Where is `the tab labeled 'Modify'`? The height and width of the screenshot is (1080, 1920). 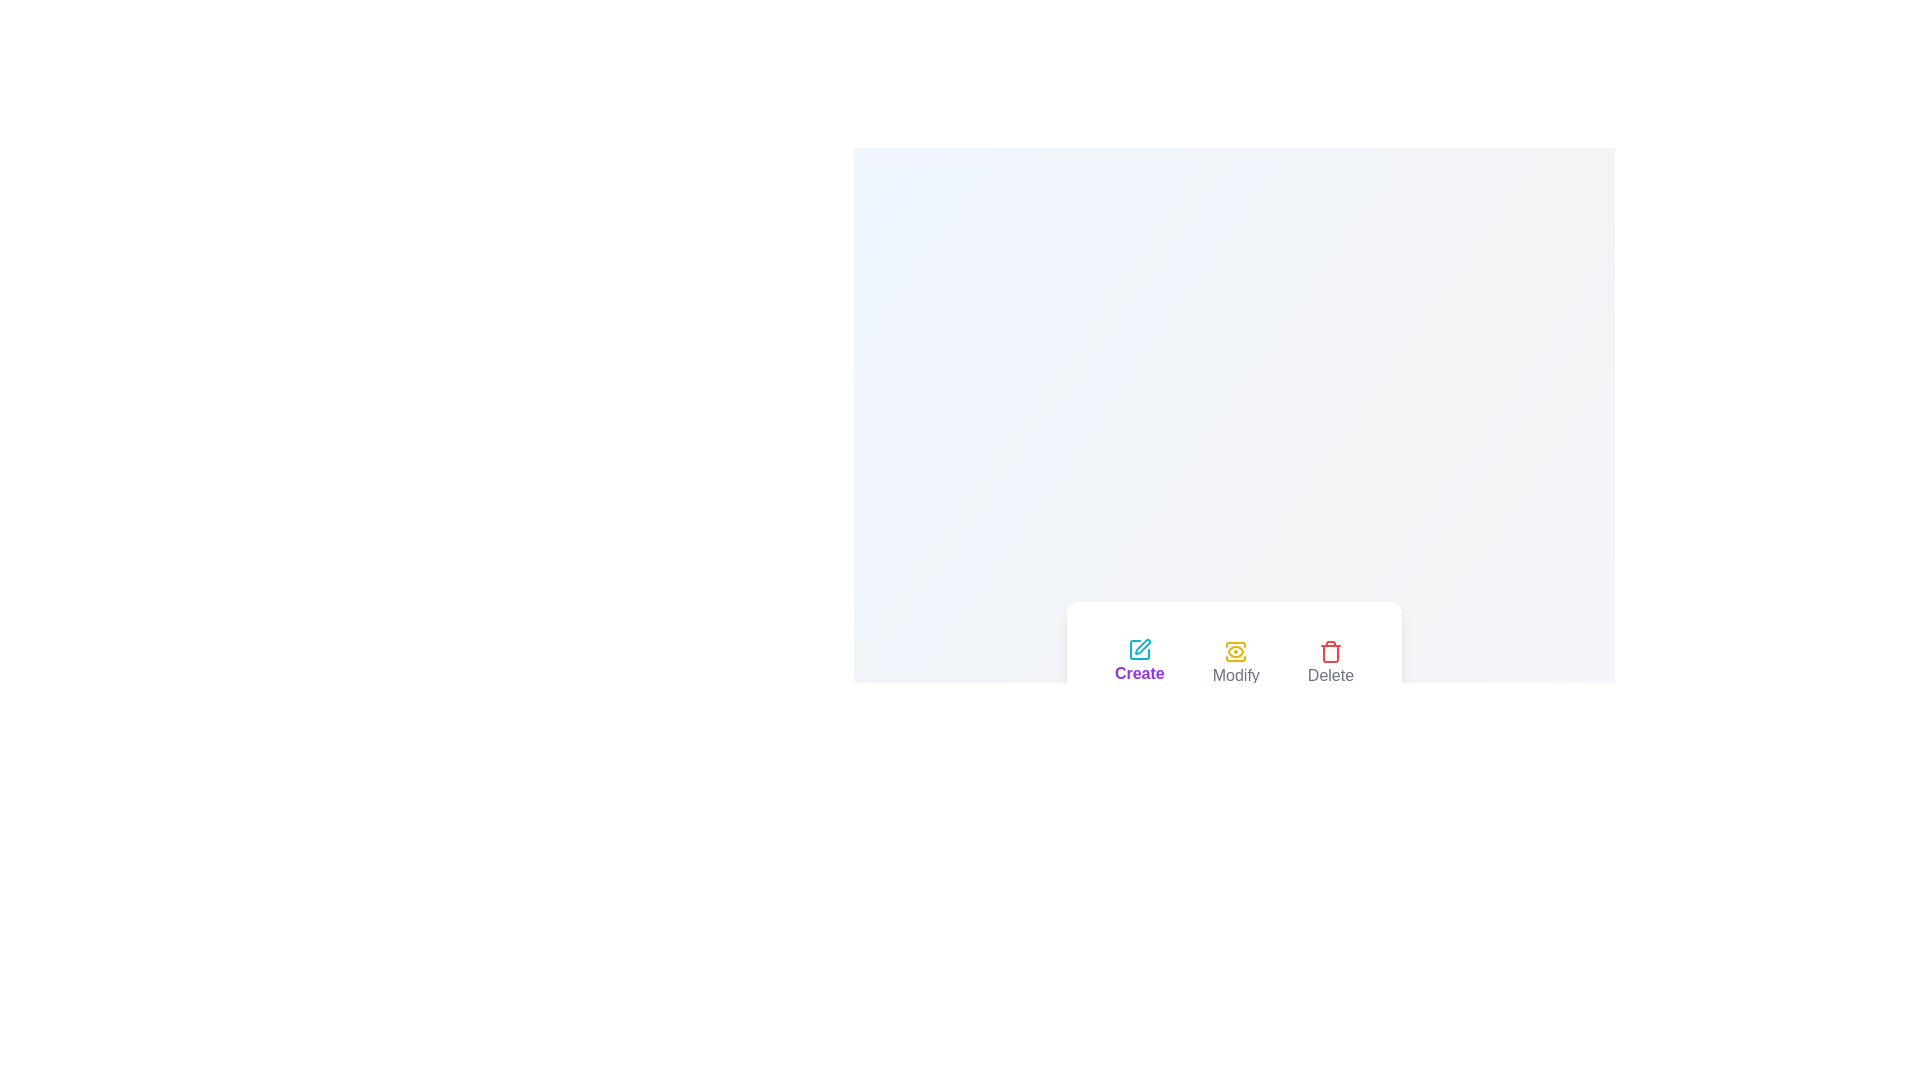
the tab labeled 'Modify' is located at coordinates (1235, 663).